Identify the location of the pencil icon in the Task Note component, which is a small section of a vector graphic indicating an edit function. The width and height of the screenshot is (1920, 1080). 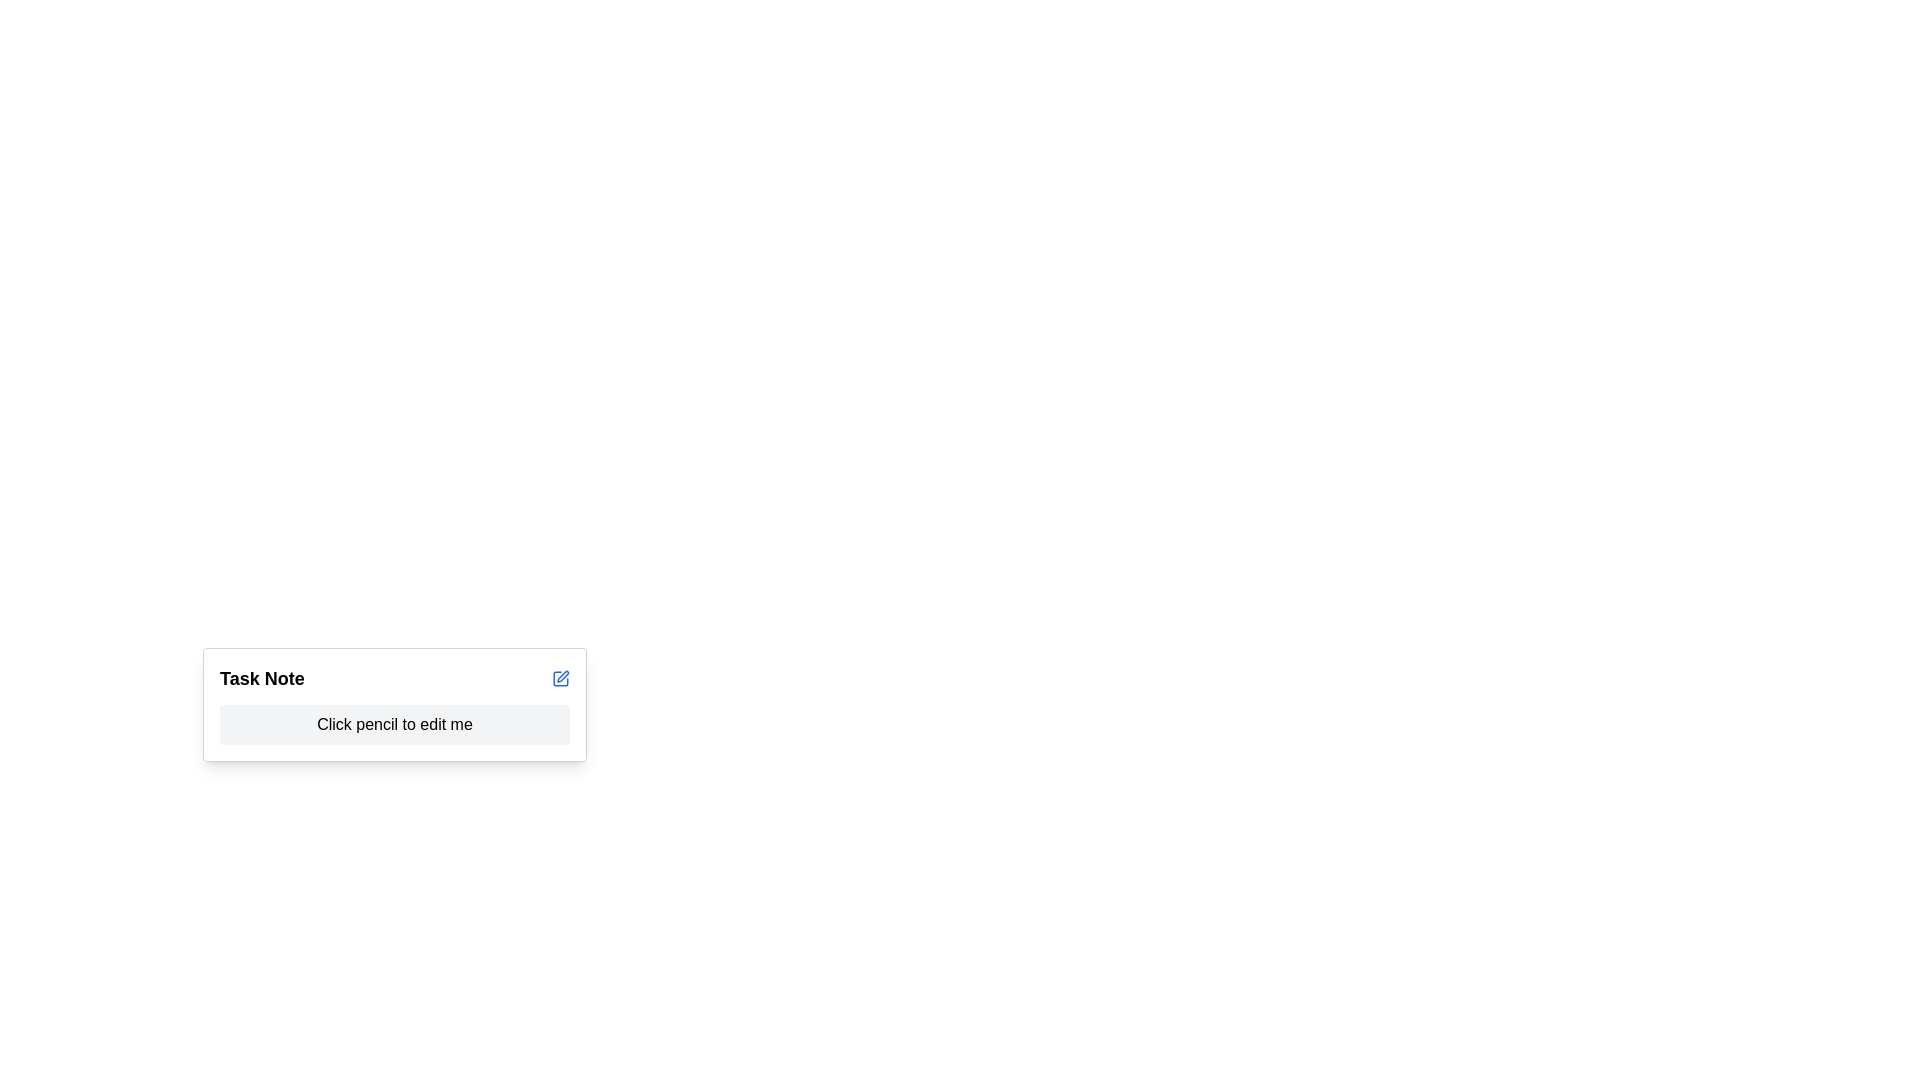
(562, 675).